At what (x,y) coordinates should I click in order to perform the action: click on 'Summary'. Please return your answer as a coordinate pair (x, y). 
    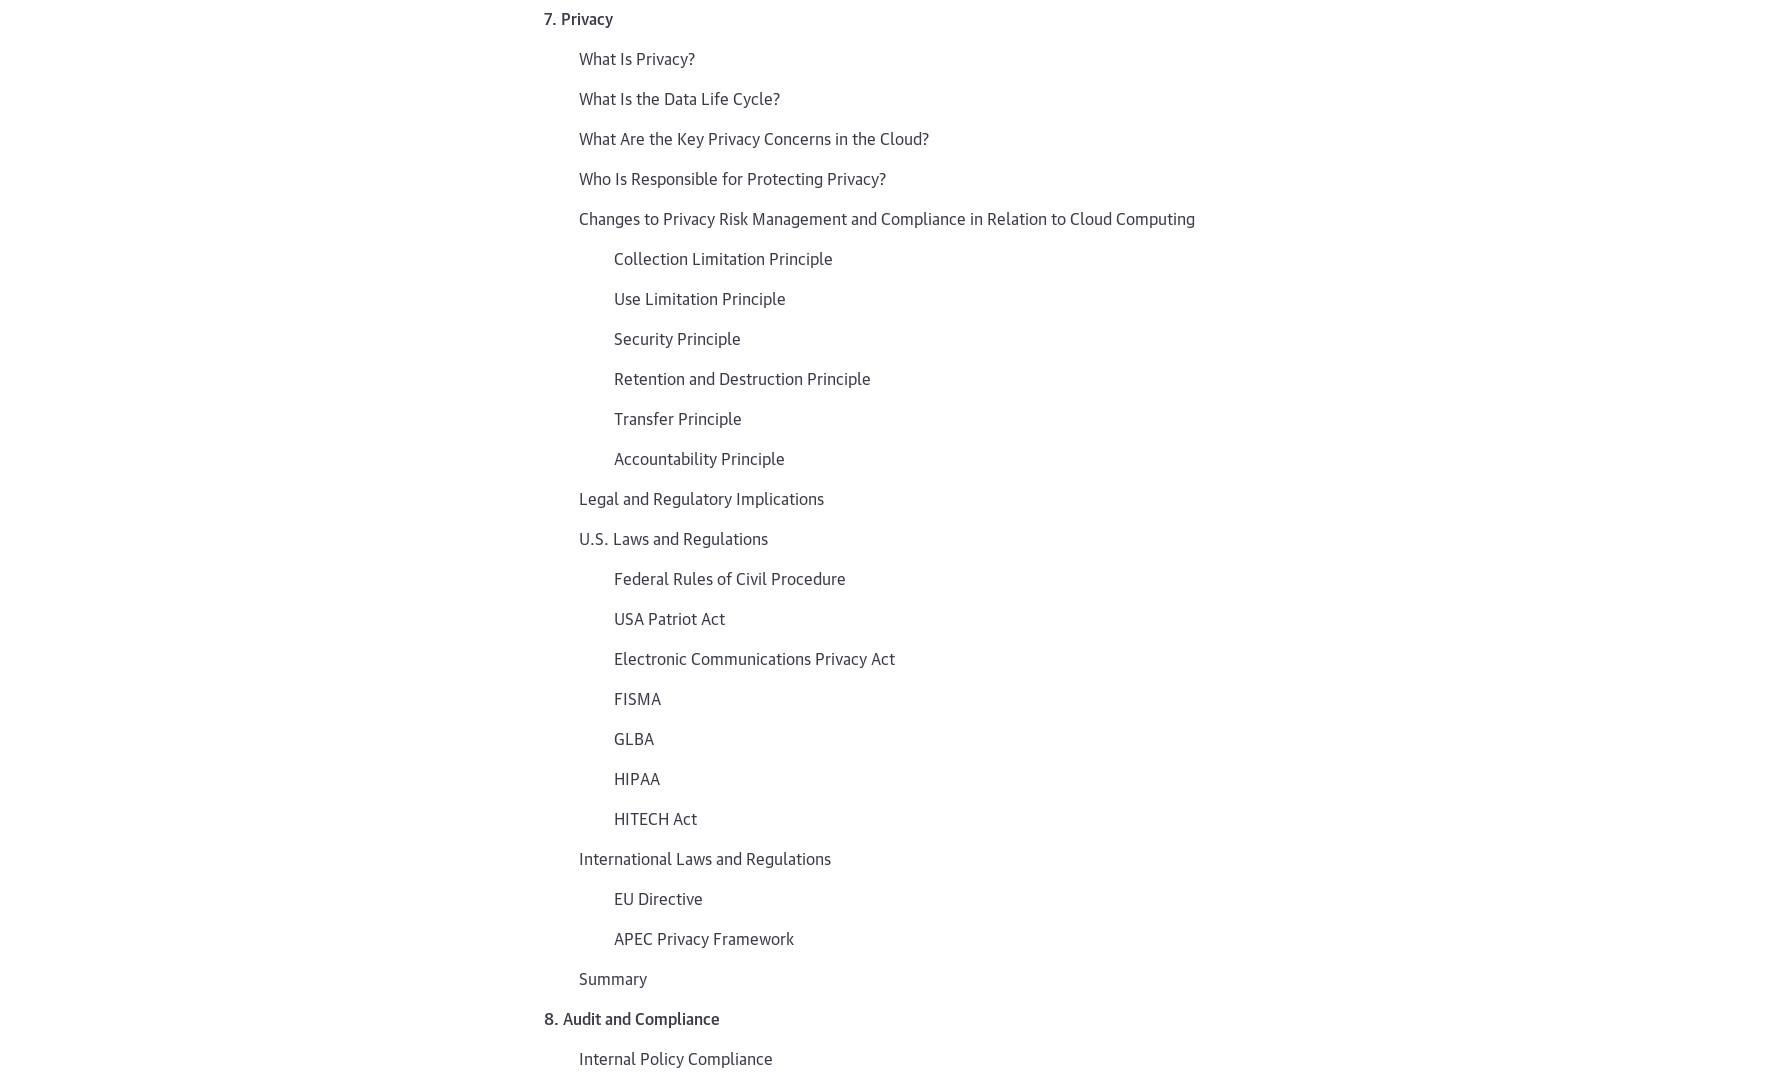
    Looking at the image, I should click on (612, 976).